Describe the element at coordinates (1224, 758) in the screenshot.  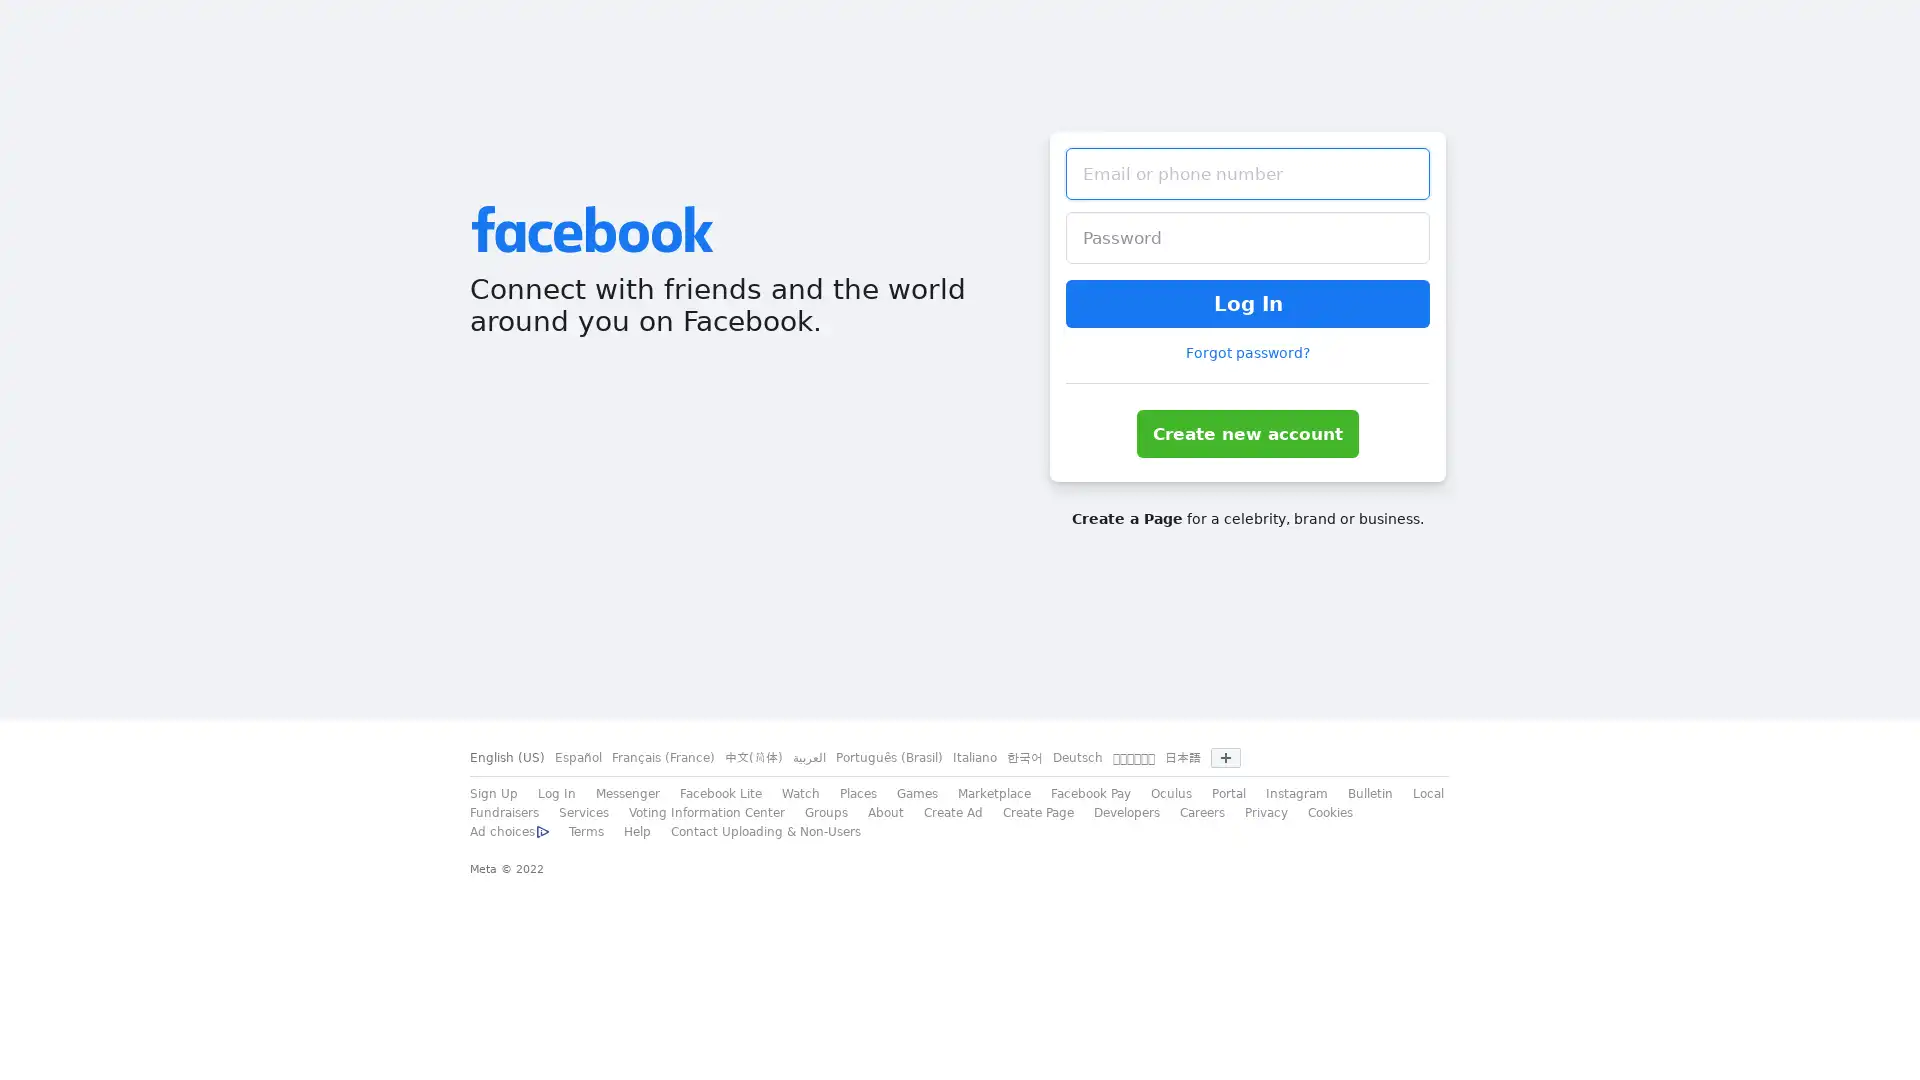
I see `Show more languages` at that location.